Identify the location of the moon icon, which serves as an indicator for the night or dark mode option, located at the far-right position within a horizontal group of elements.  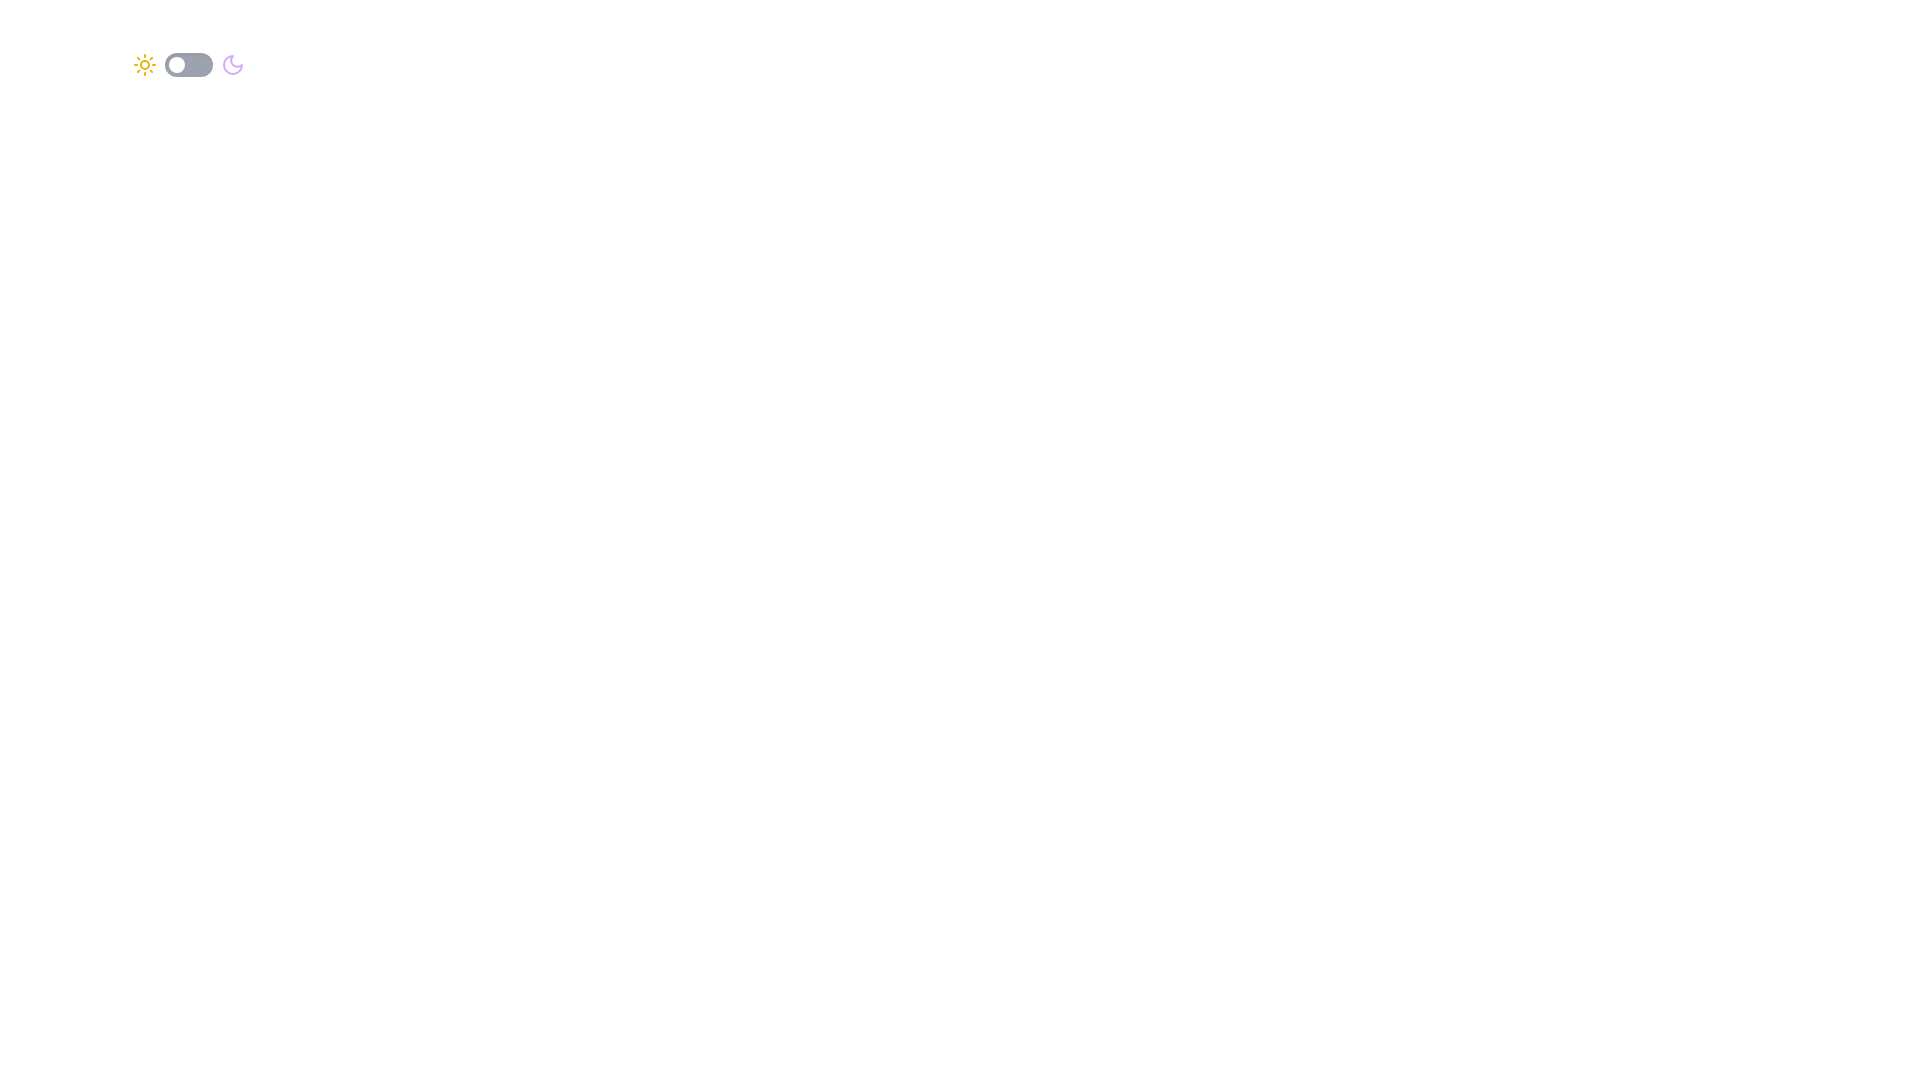
(233, 64).